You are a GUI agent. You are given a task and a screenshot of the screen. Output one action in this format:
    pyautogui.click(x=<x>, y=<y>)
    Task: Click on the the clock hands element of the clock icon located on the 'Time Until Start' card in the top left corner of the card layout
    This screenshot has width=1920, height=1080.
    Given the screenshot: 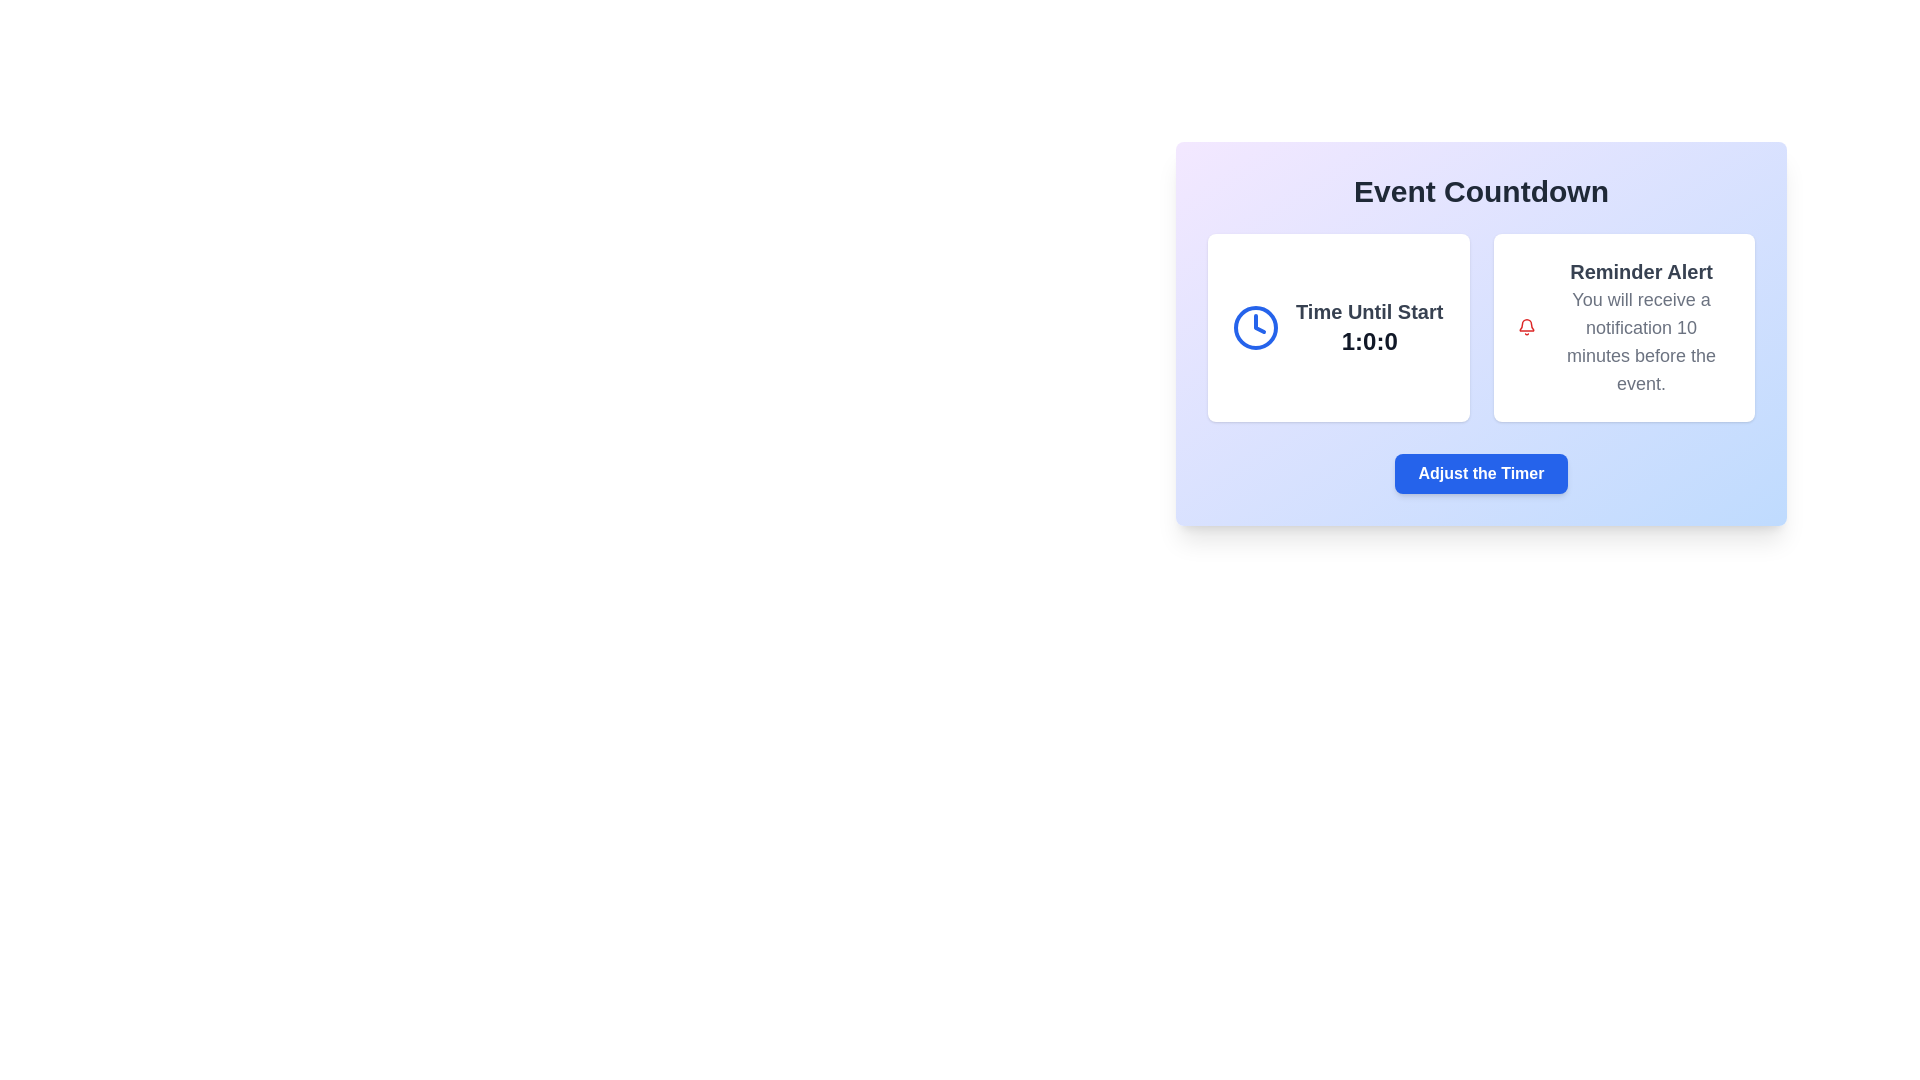 What is the action you would take?
    pyautogui.click(x=1258, y=323)
    